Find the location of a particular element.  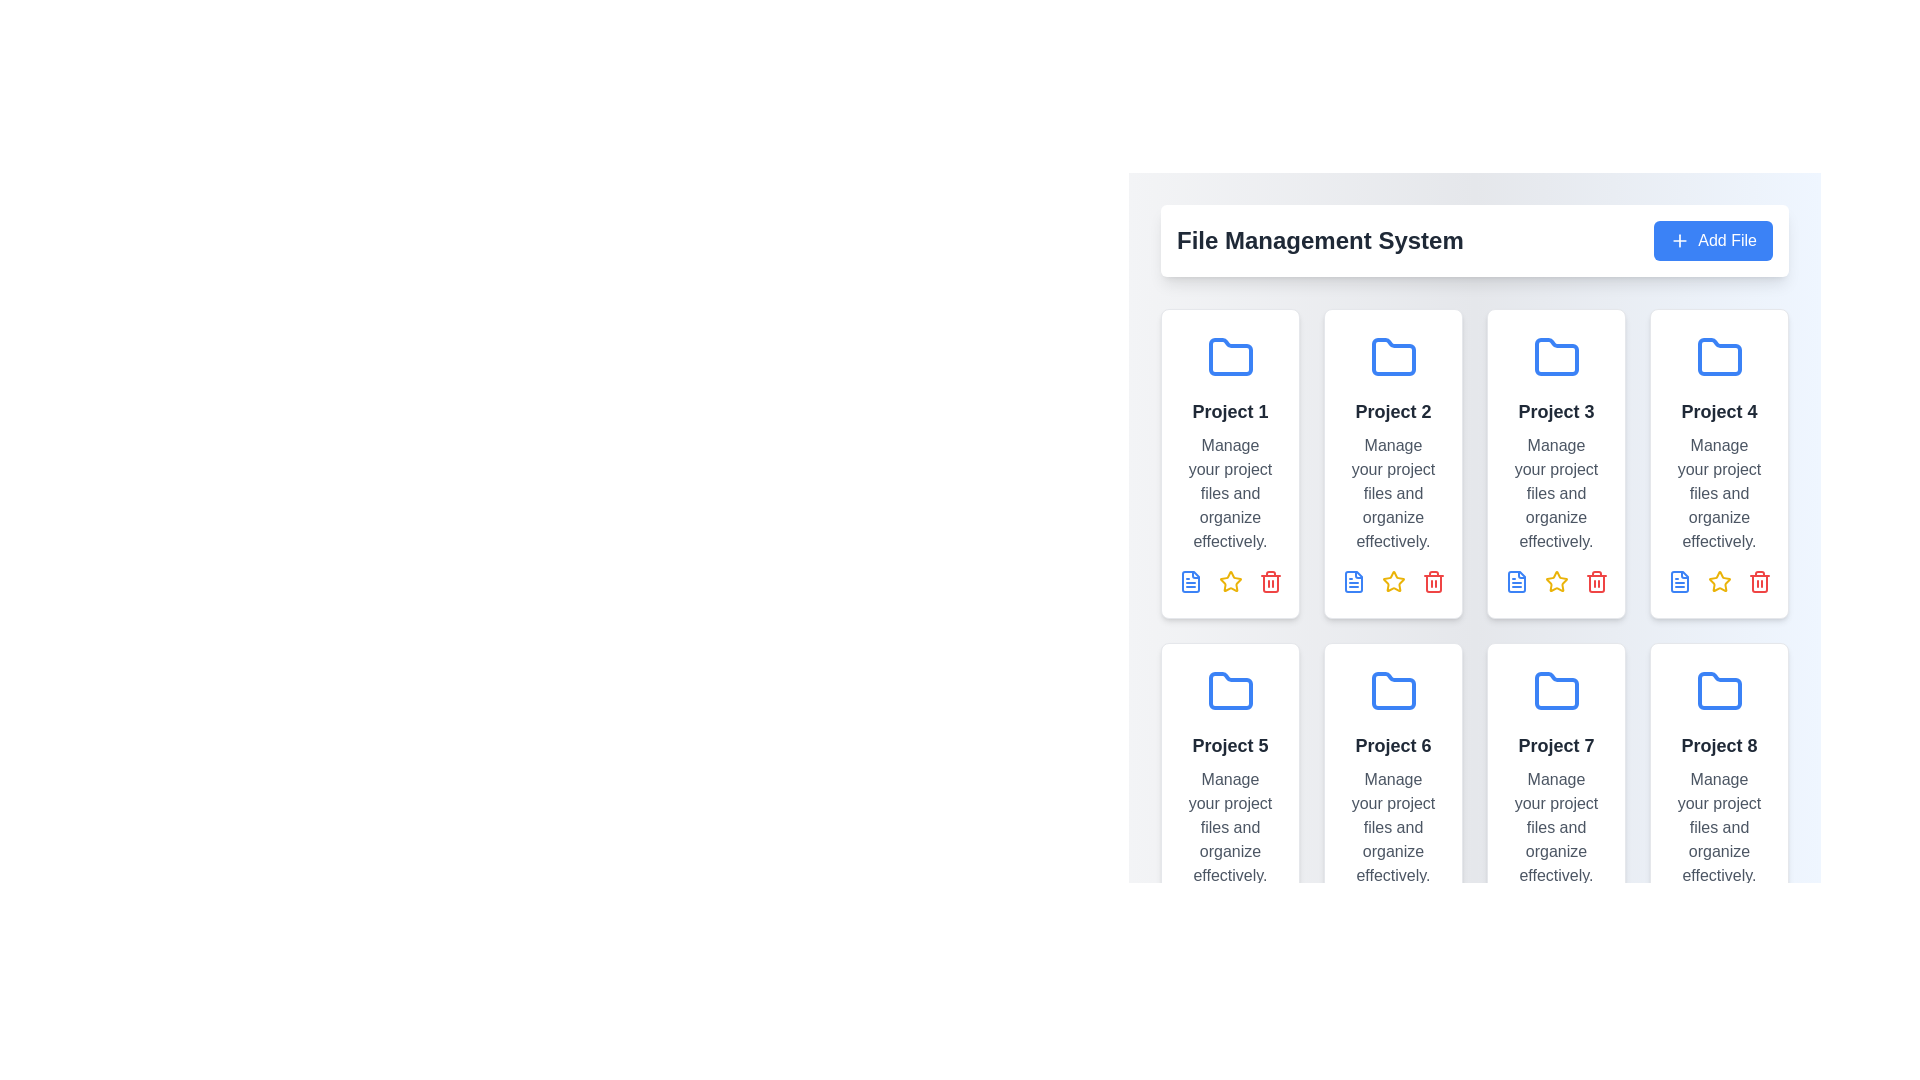

the yellow star icon located in the middle of the interactive icons row beneath the 'Project 1' card to mark it as favorite is located at coordinates (1229, 582).